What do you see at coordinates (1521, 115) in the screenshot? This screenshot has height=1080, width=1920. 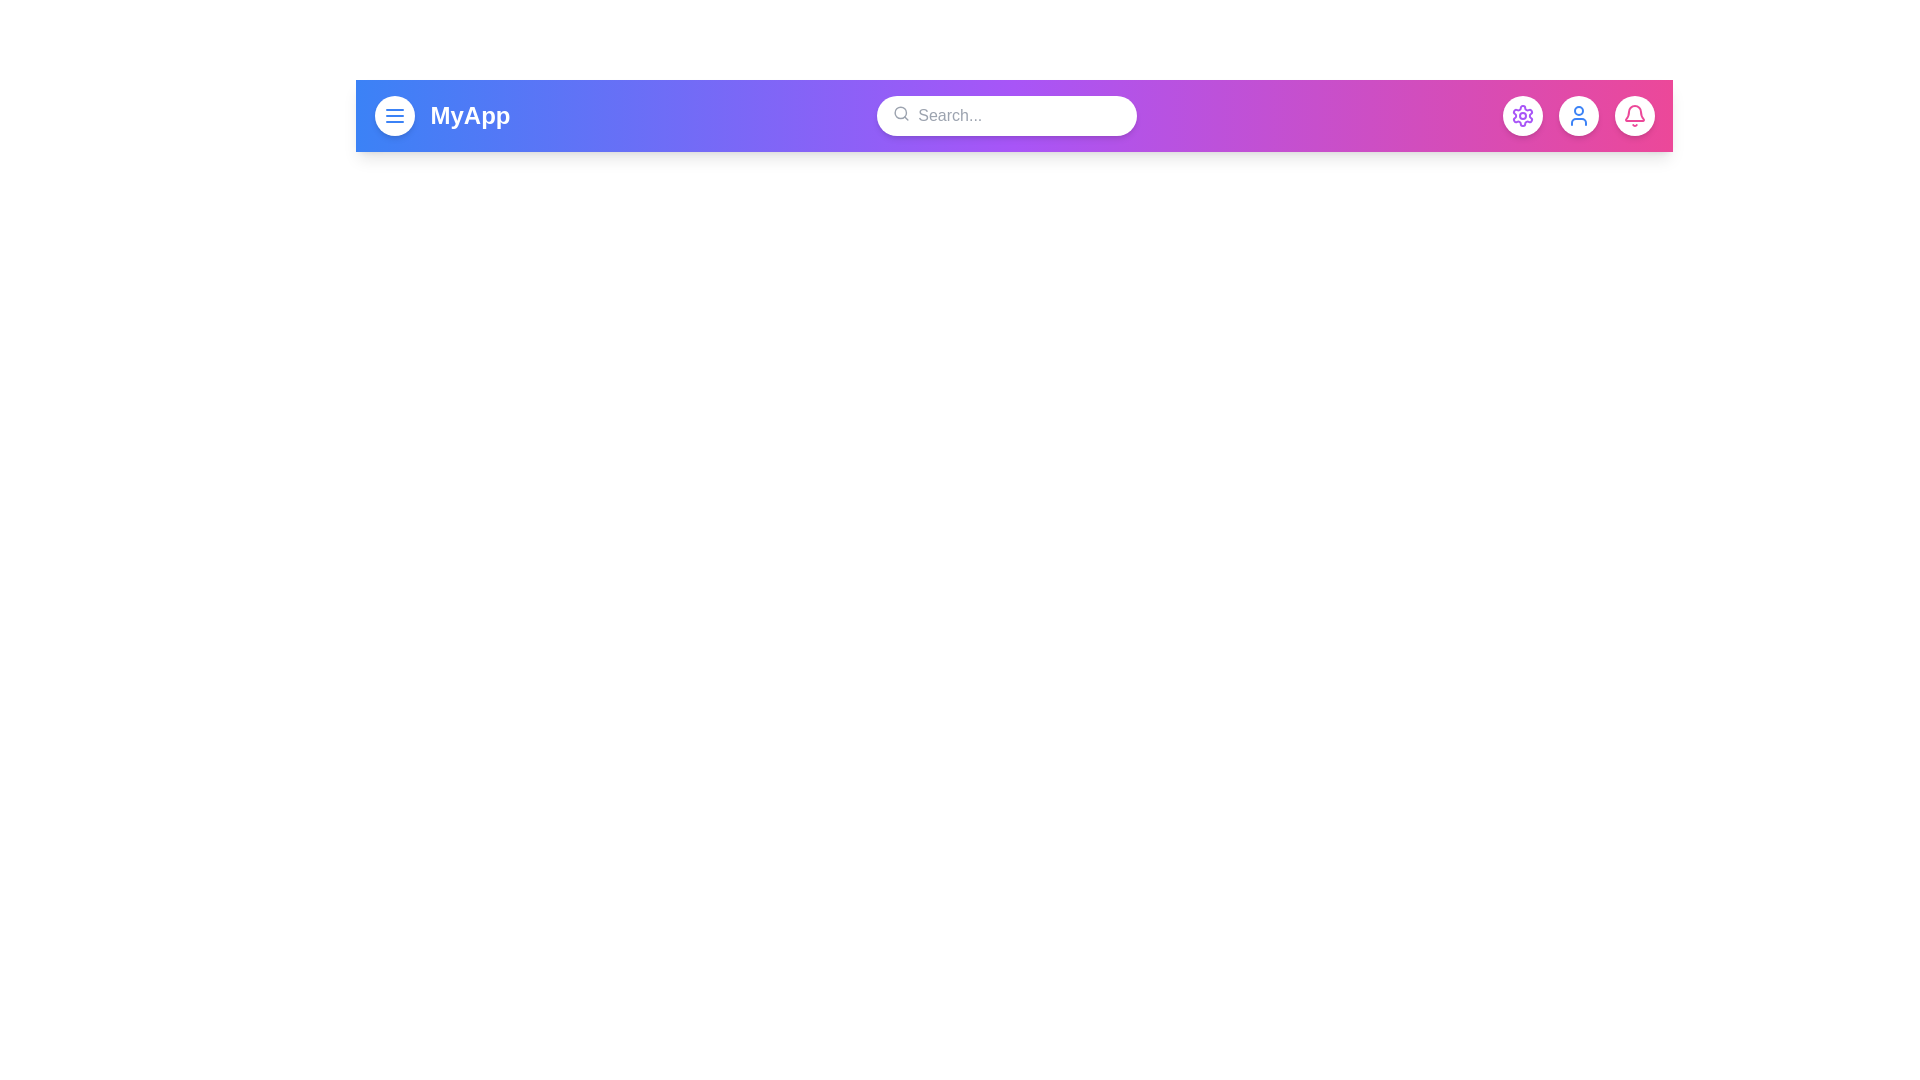 I see `the settings button to toggle the search visibility` at bounding box center [1521, 115].